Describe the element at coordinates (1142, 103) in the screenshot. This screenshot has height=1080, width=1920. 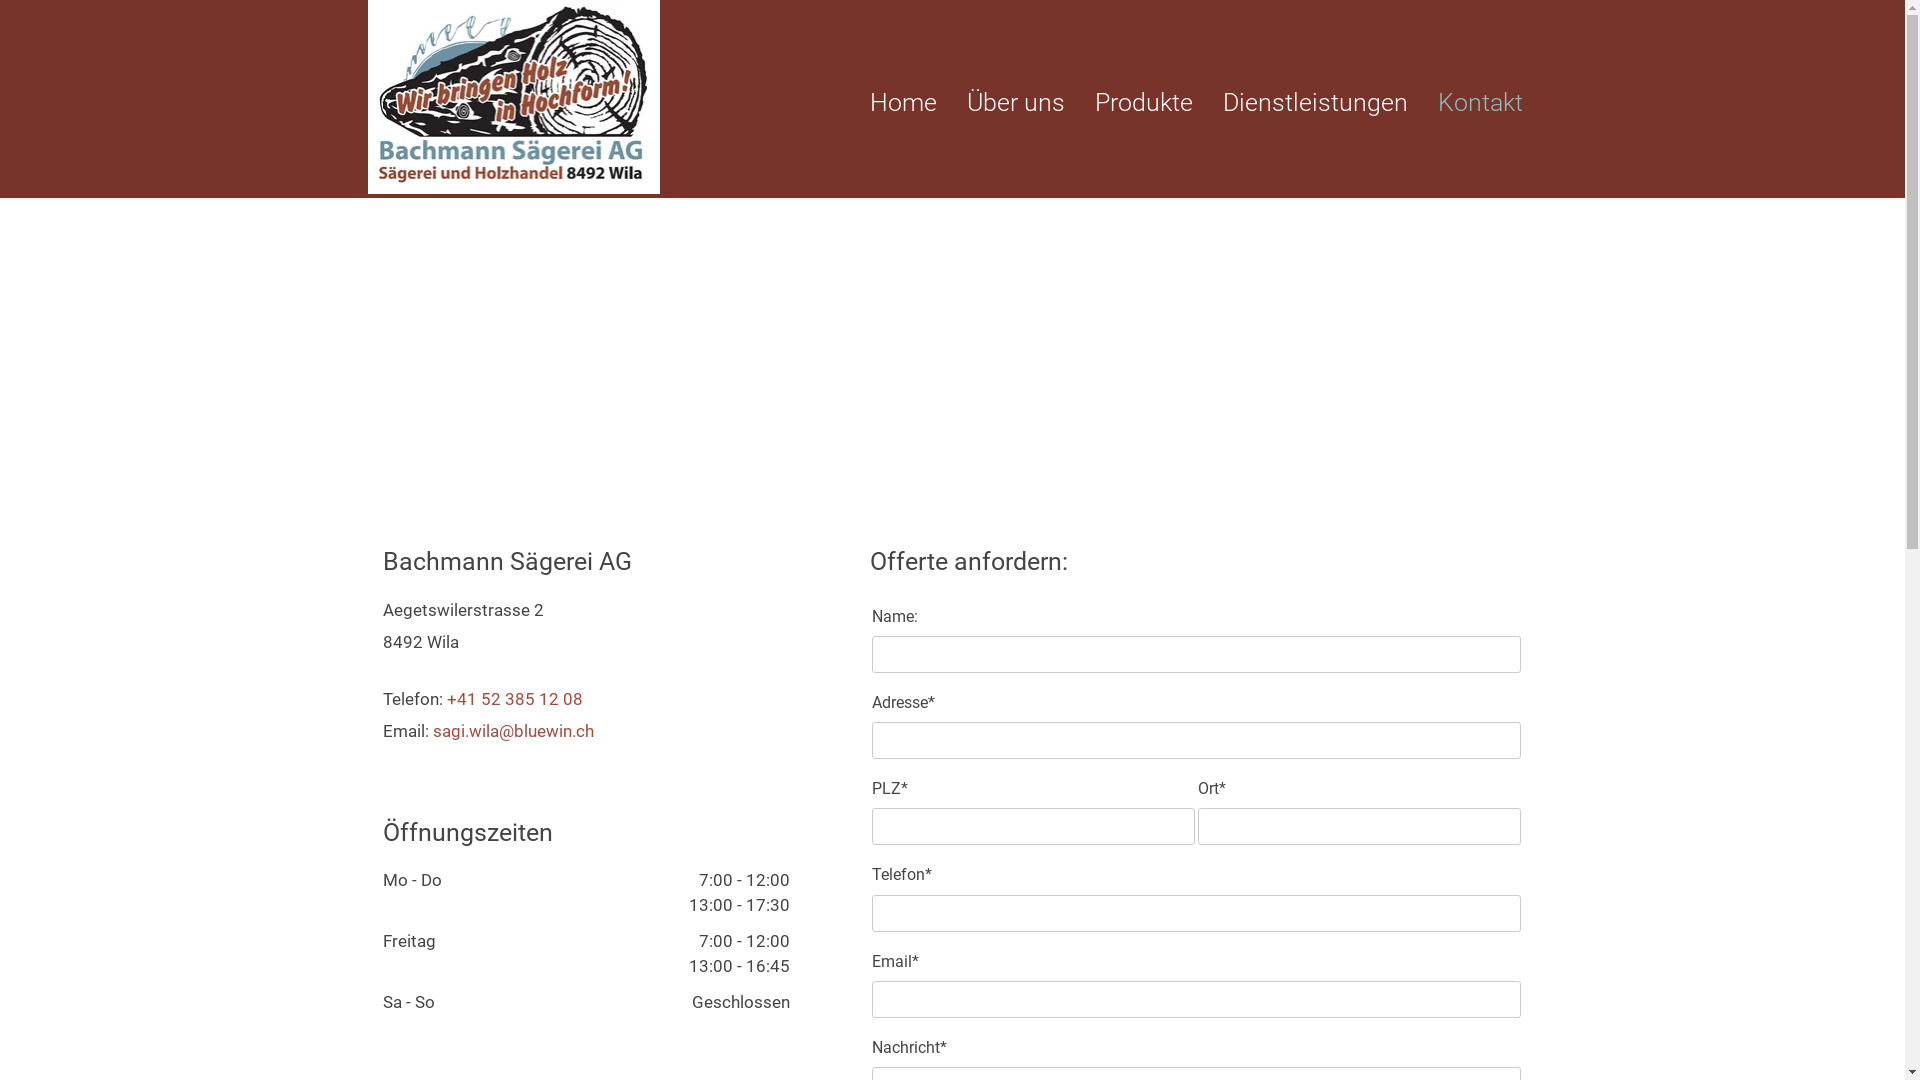
I see `'Produkte'` at that location.